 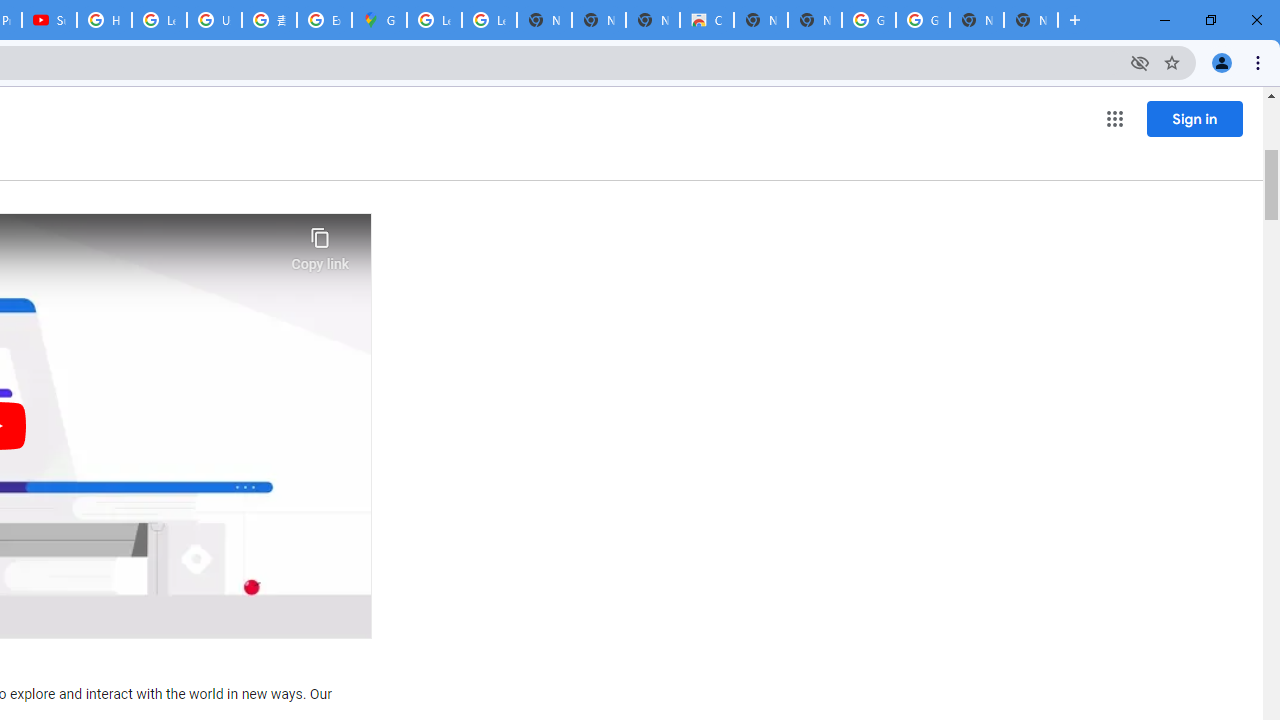 I want to click on 'Sign in', so click(x=1194, y=118).